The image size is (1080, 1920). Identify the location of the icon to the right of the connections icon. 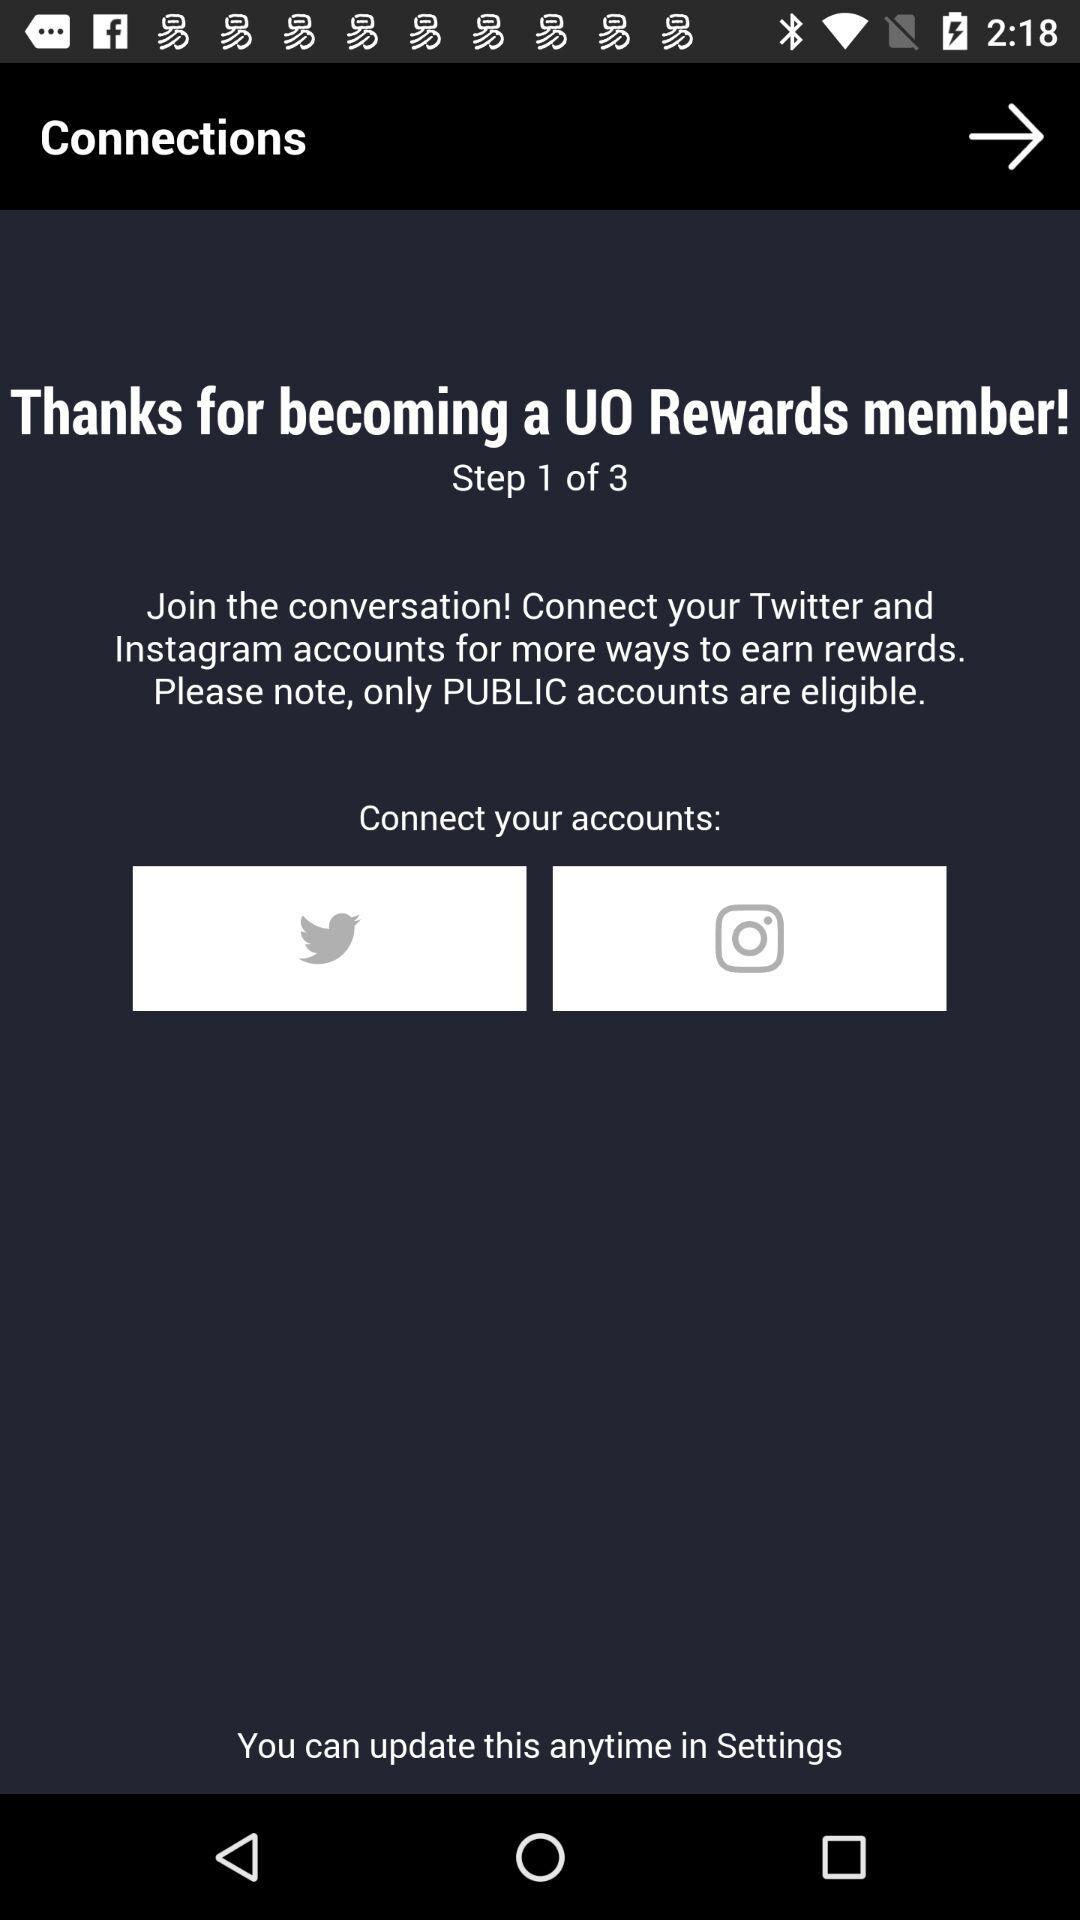
(1006, 135).